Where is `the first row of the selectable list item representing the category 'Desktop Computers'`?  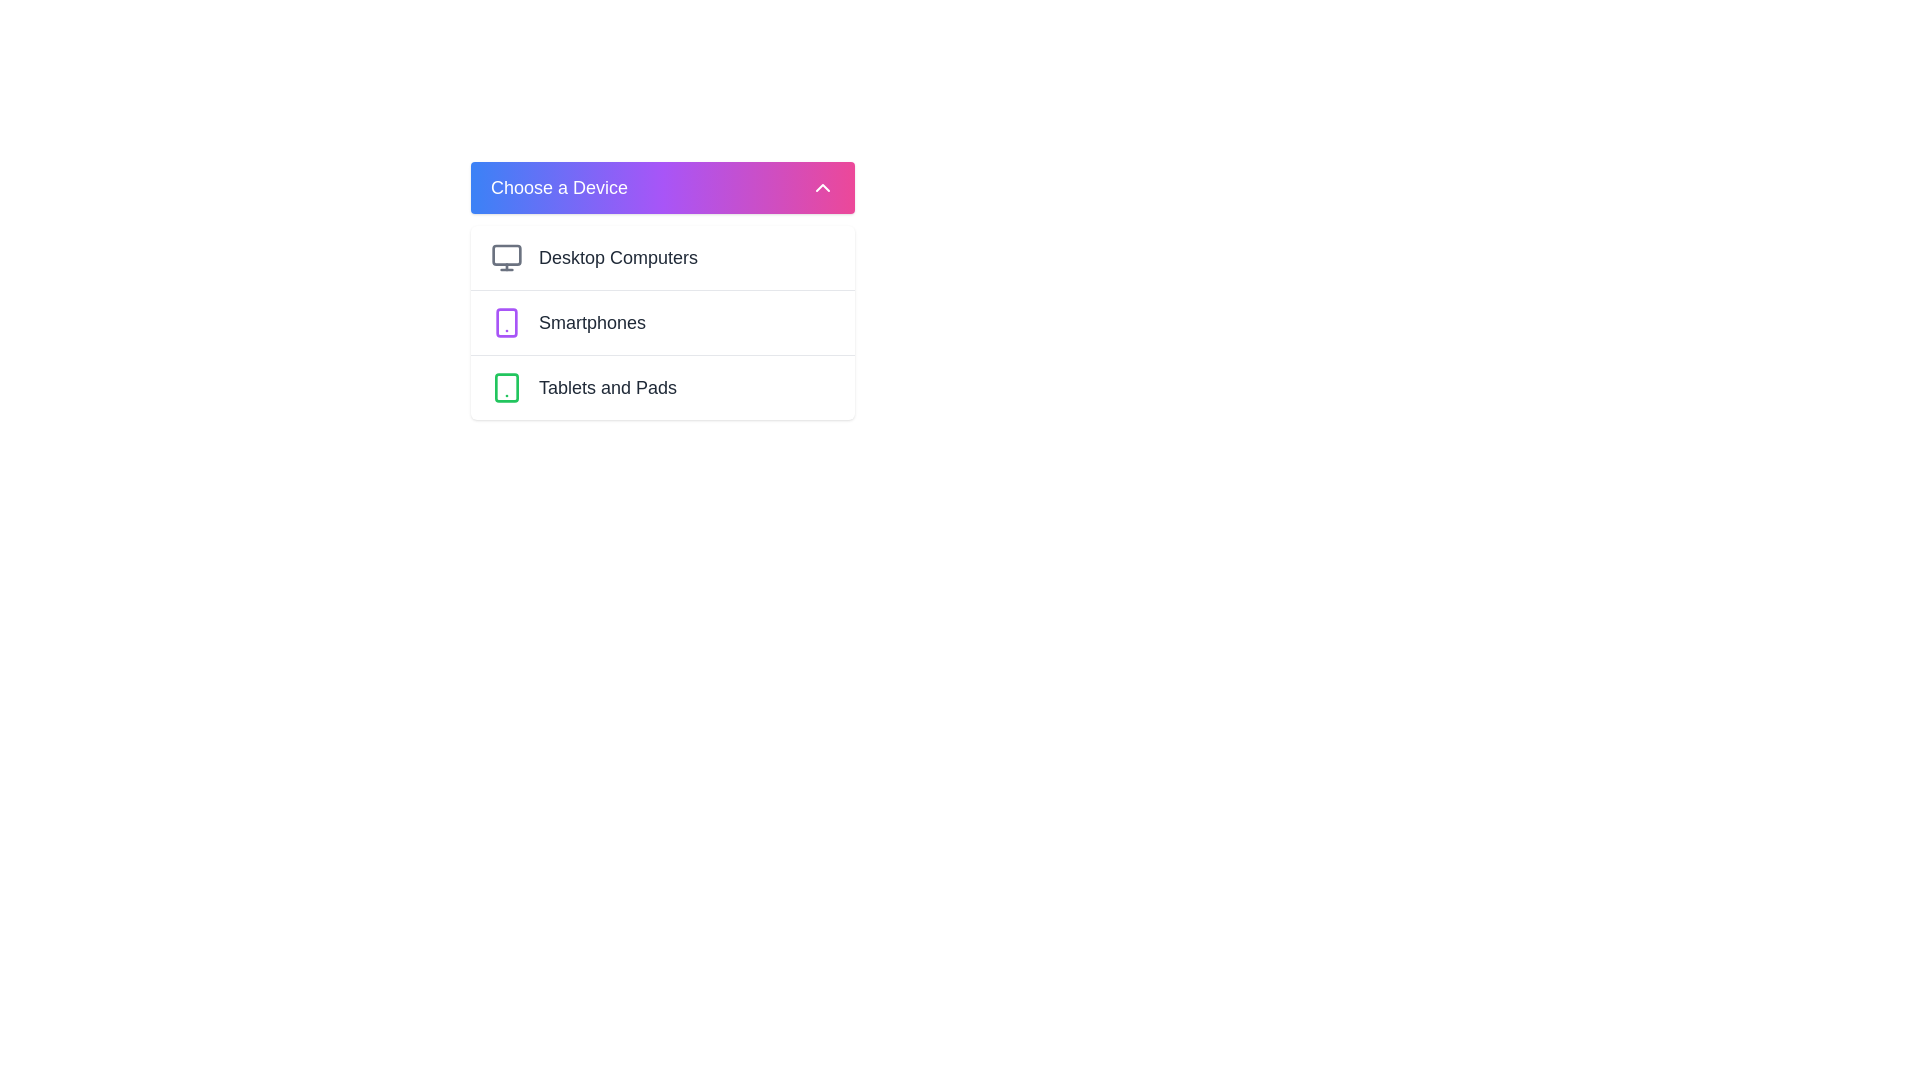 the first row of the selectable list item representing the category 'Desktop Computers' is located at coordinates (662, 257).